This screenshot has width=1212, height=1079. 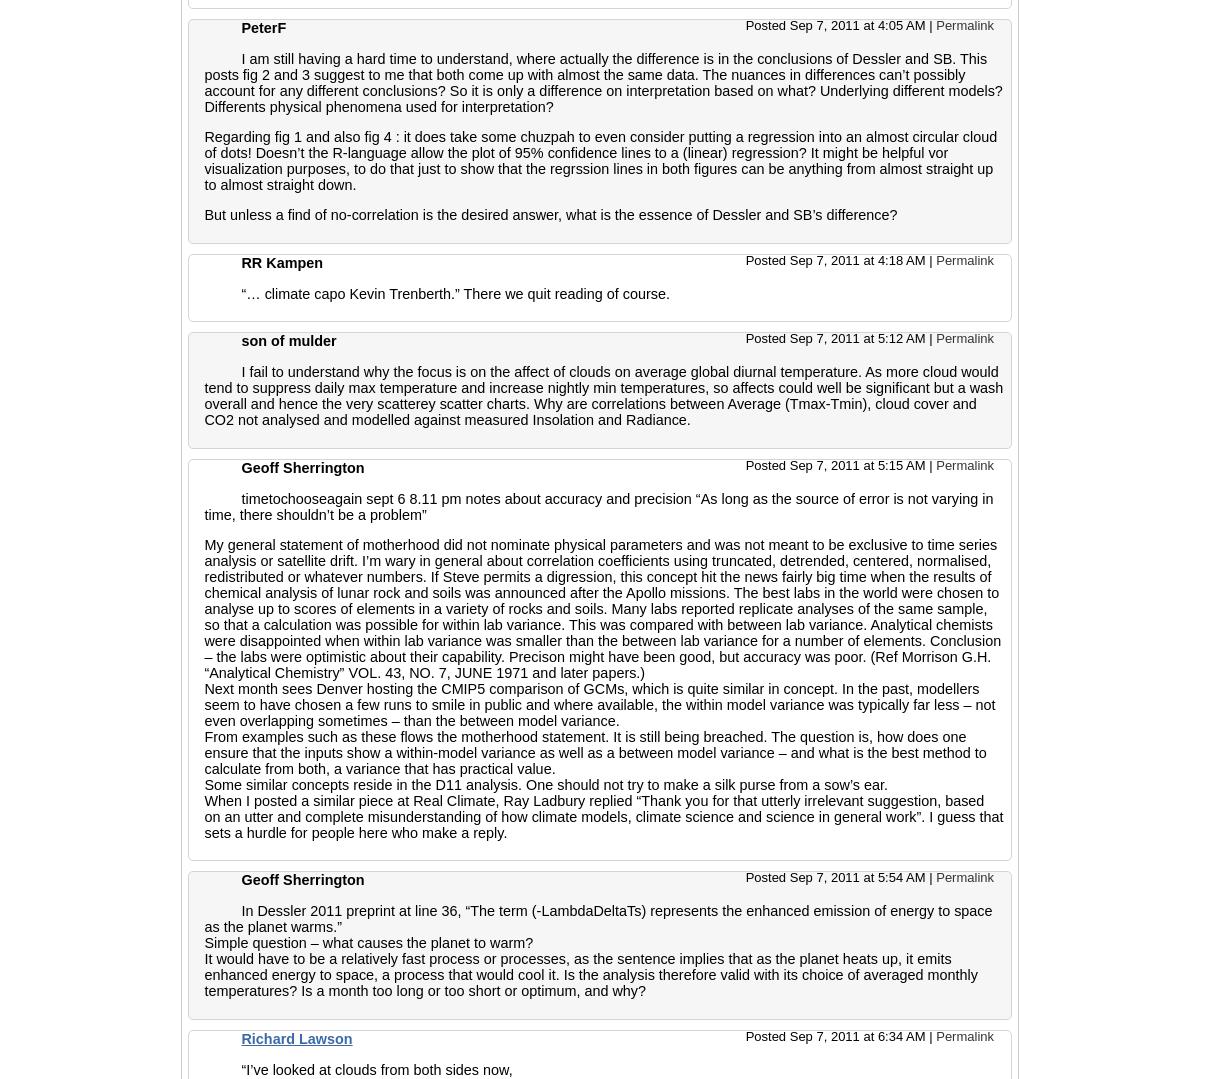 I want to click on 'son of mulder', so click(x=288, y=340).